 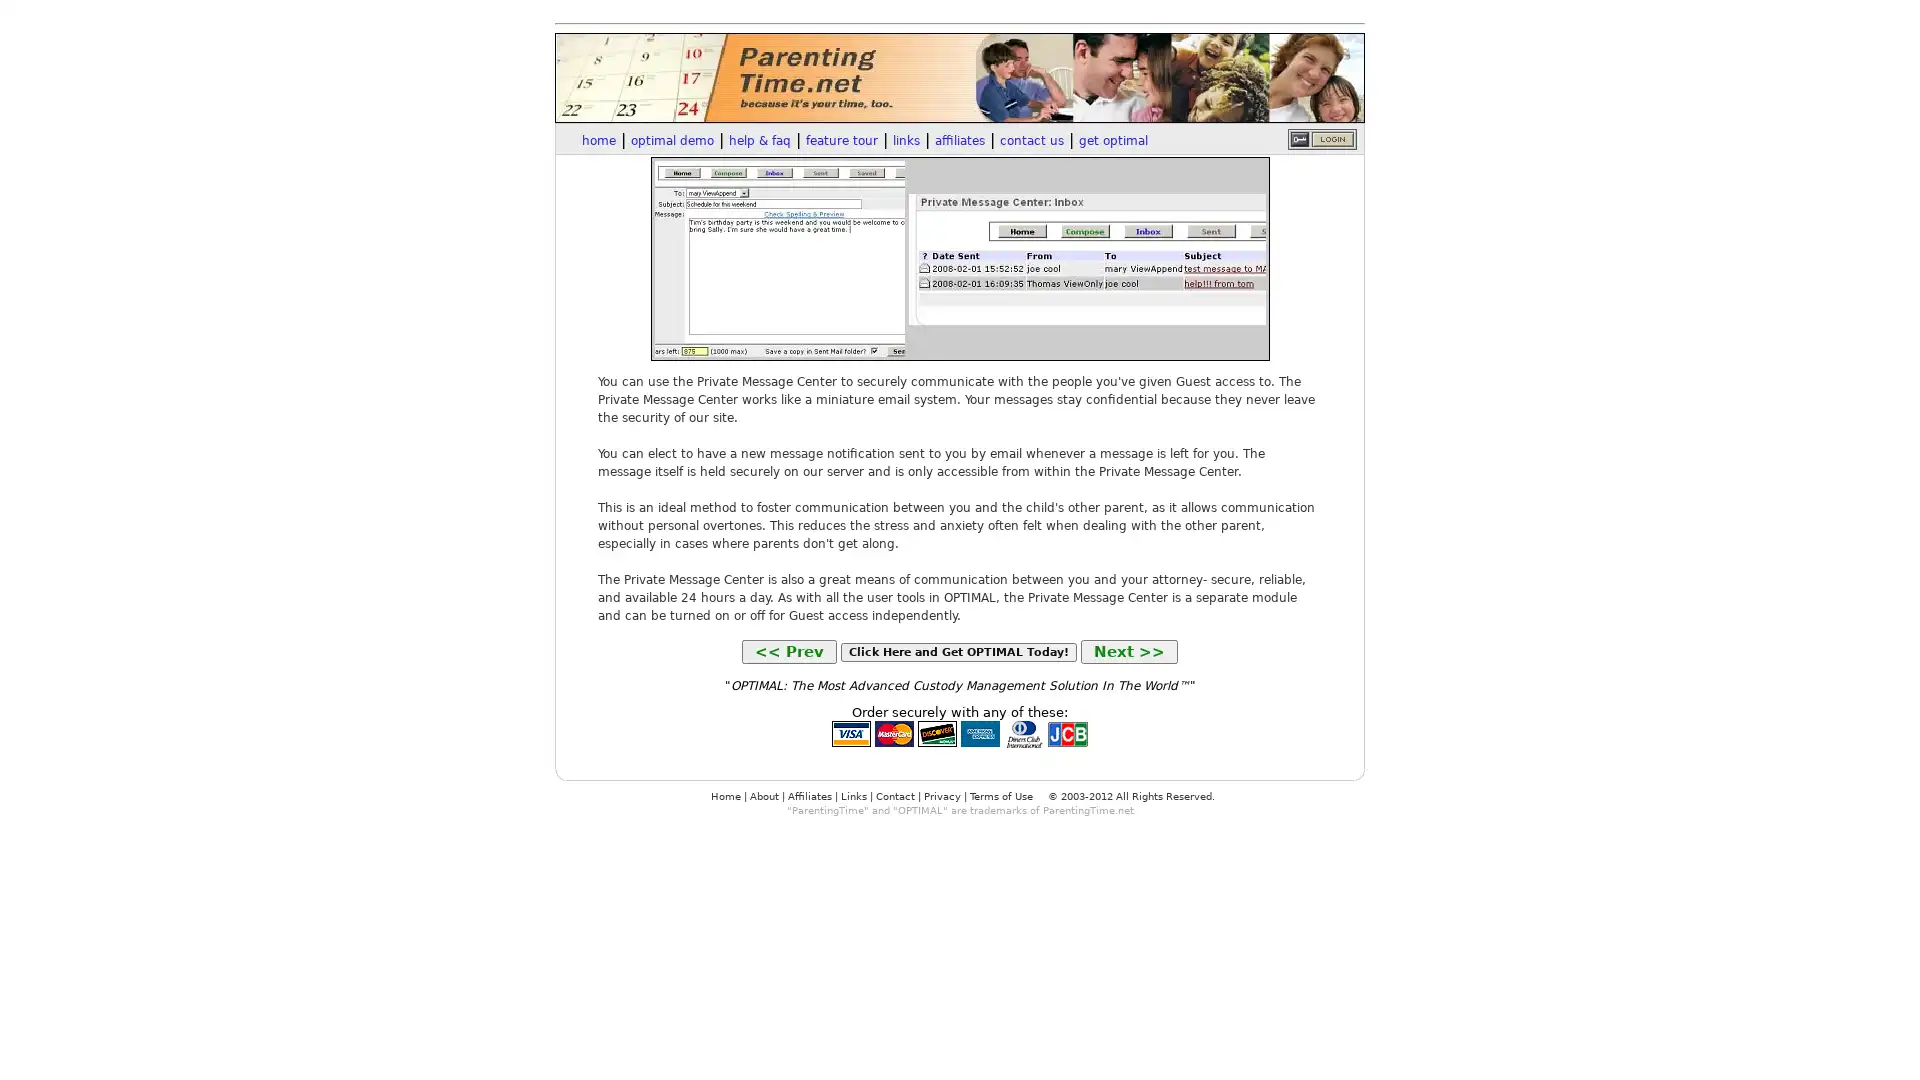 I want to click on Next >>, so click(x=1129, y=651).